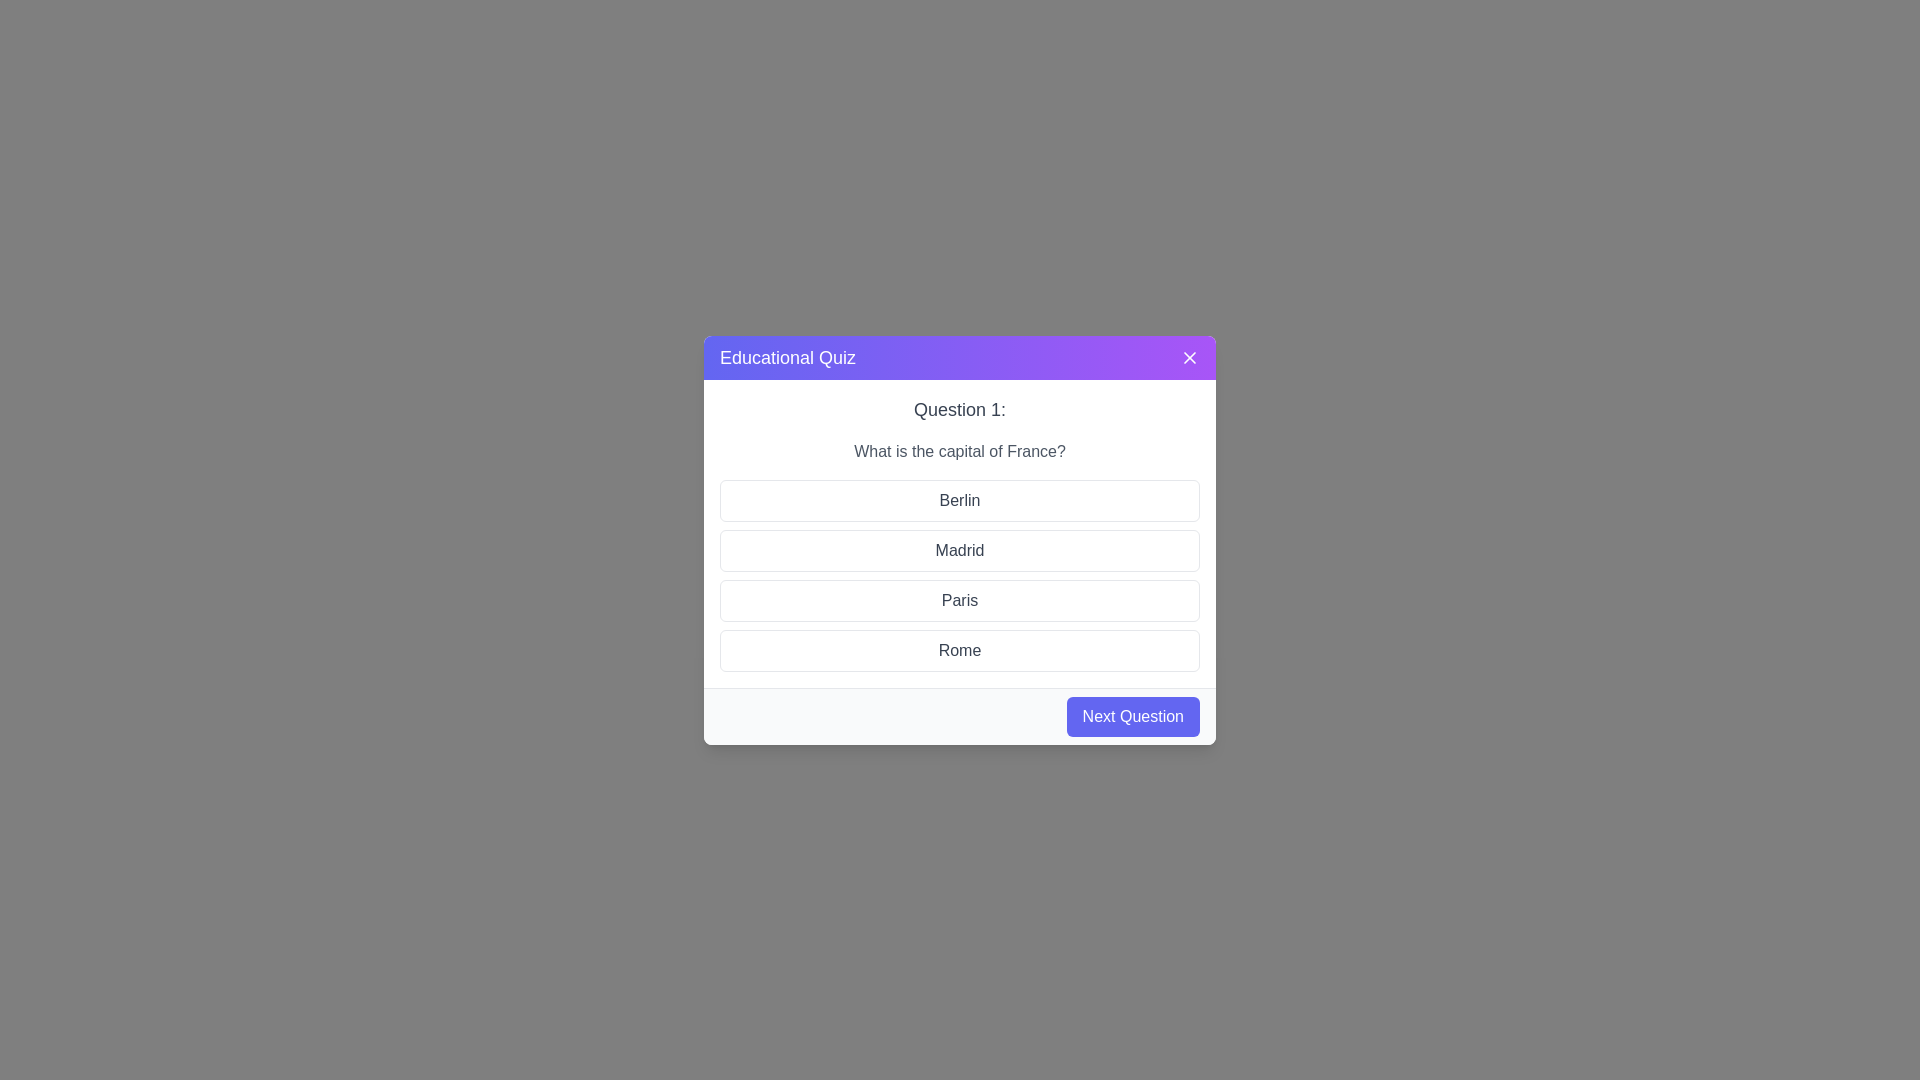 This screenshot has width=1920, height=1080. I want to click on the fourth button labeled 'Rome', so click(960, 650).